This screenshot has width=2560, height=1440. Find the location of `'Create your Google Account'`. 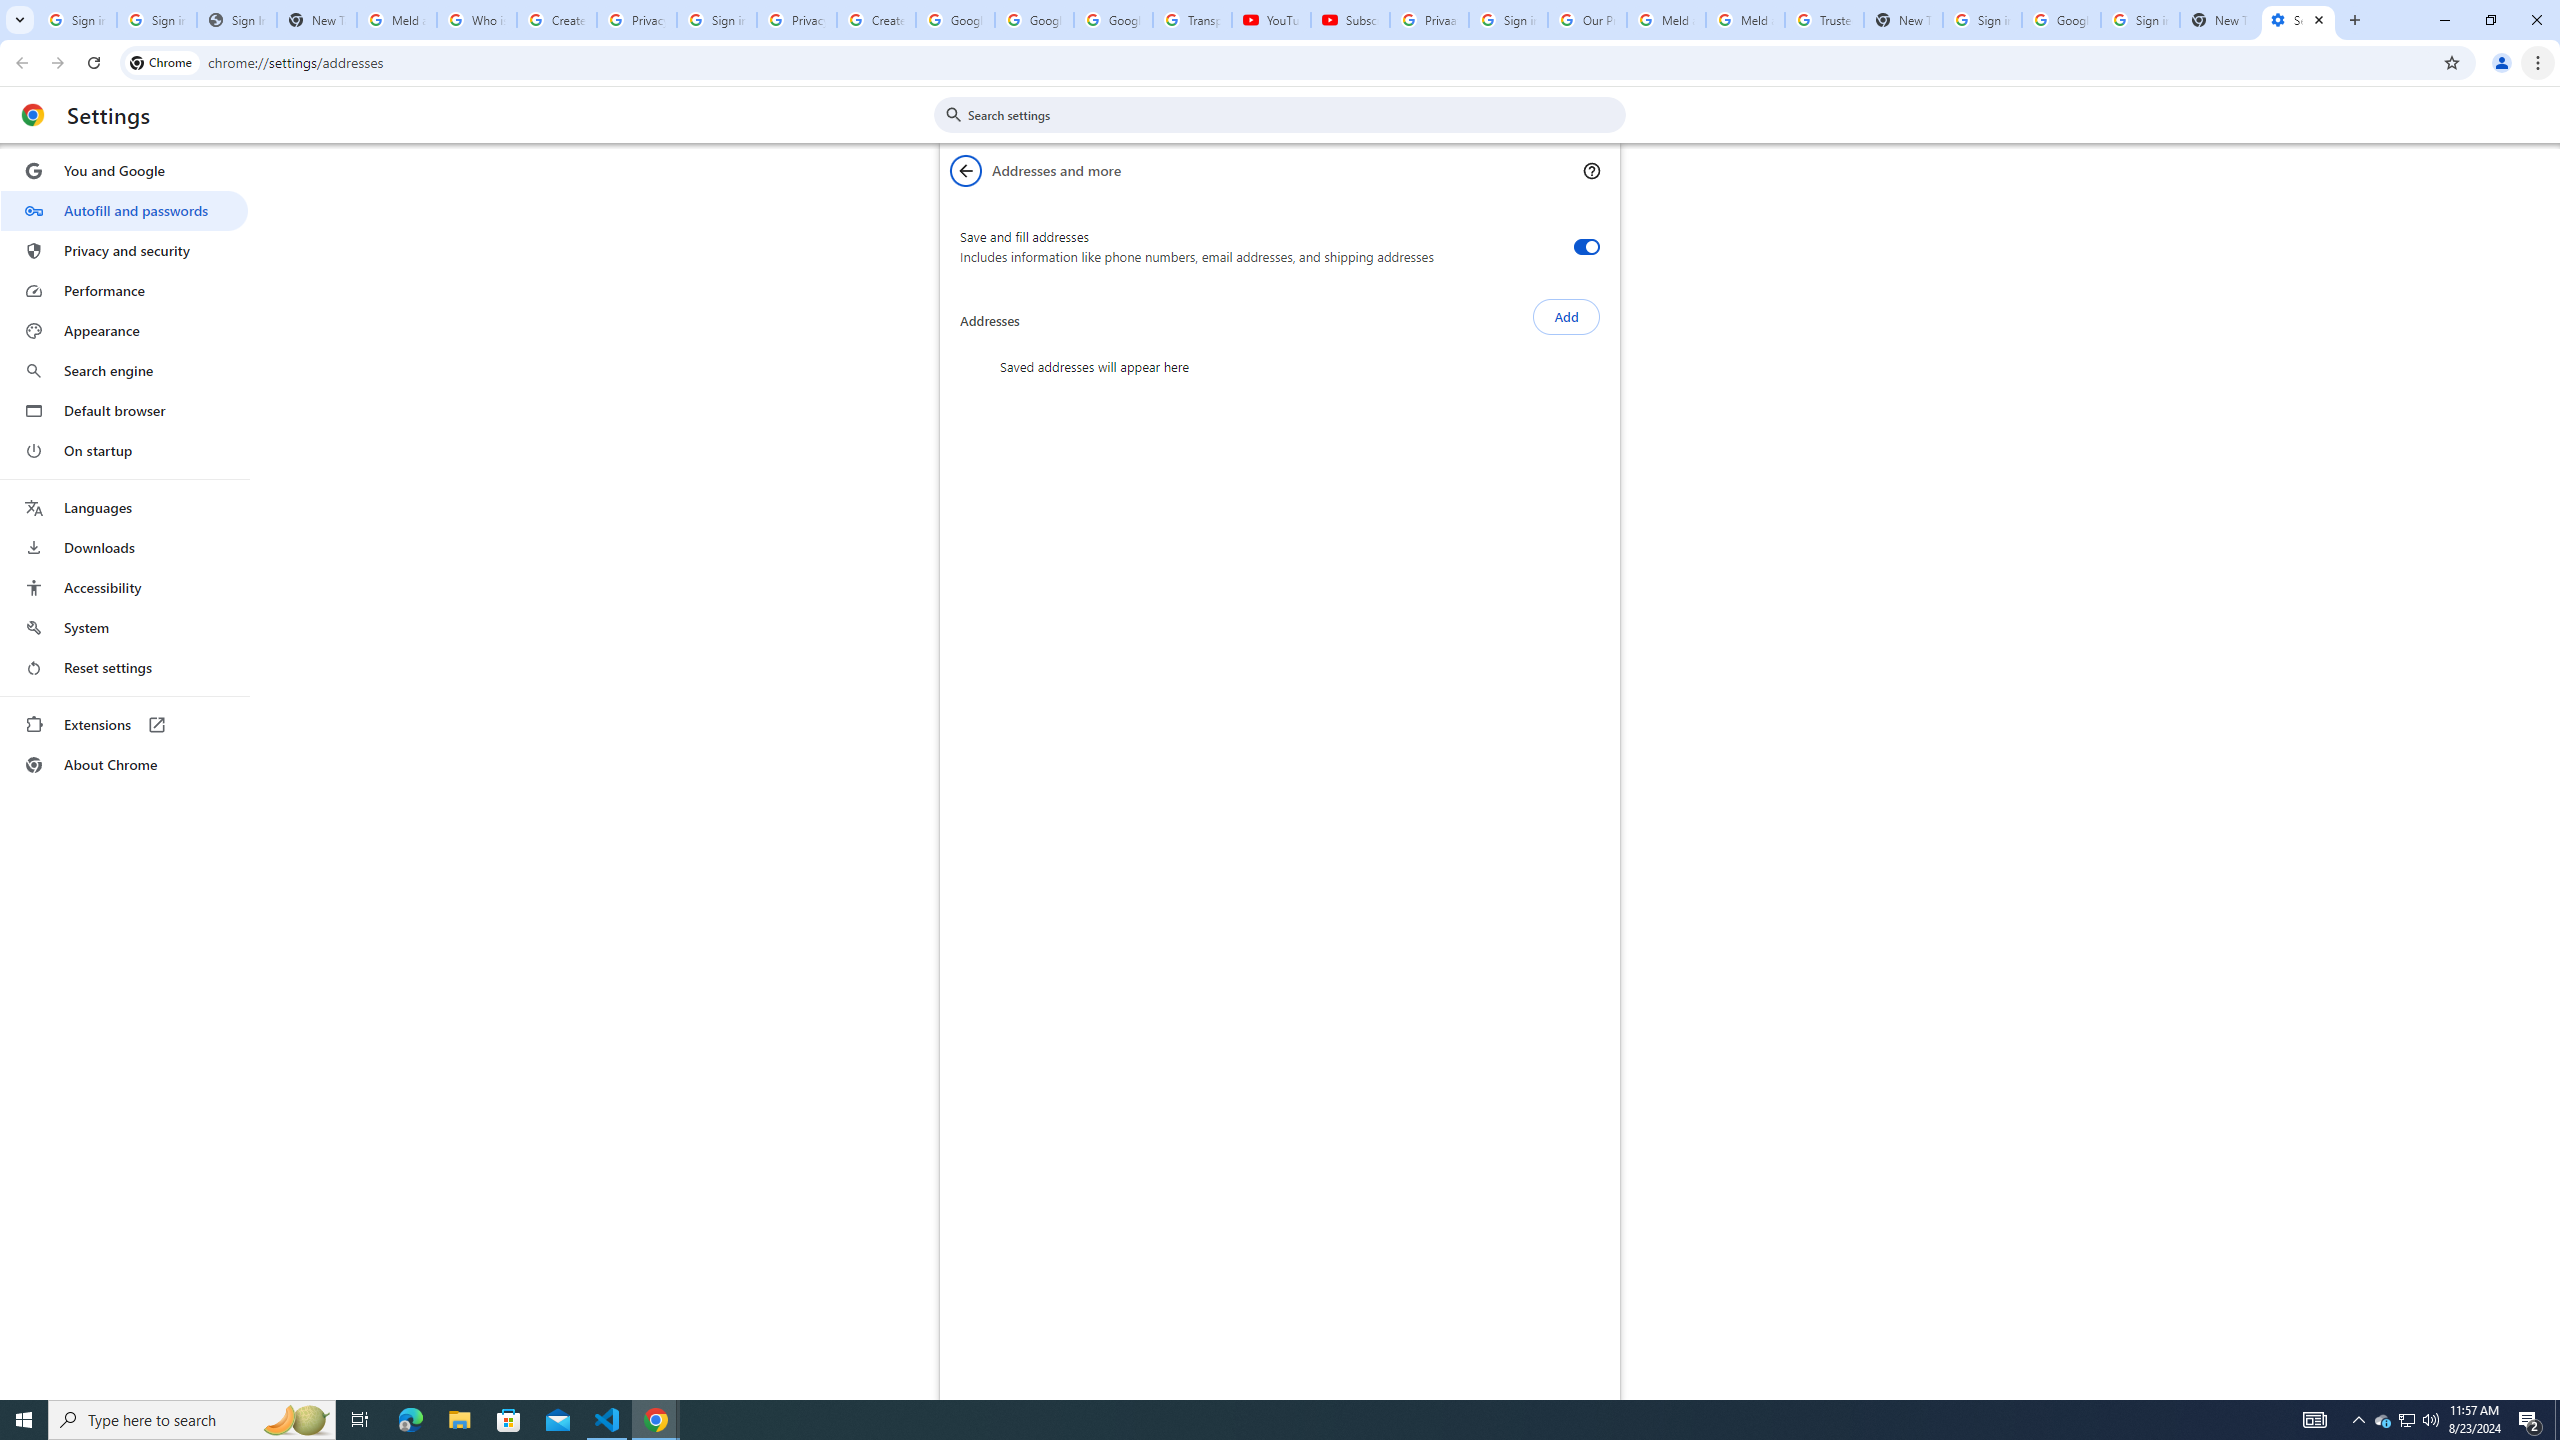

'Create your Google Account' is located at coordinates (875, 19).